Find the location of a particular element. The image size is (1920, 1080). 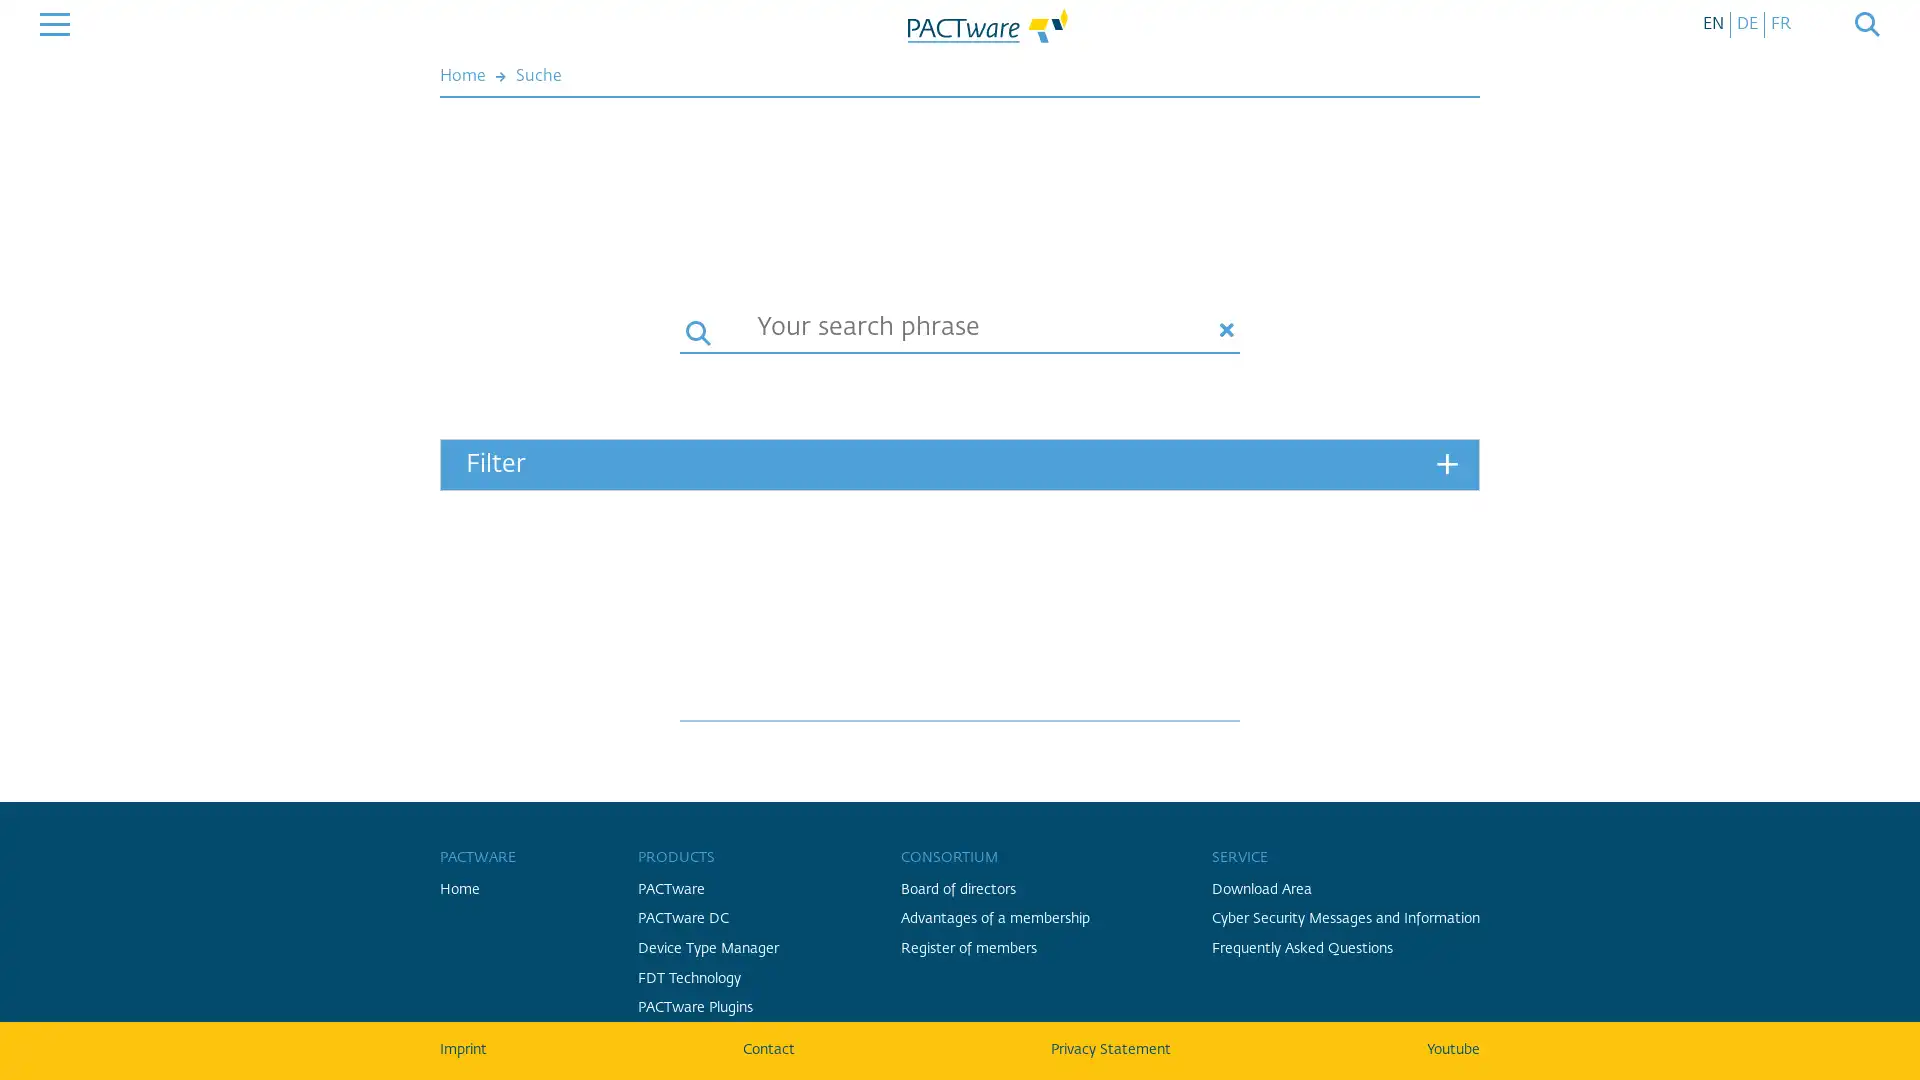

Filter + is located at coordinates (960, 463).